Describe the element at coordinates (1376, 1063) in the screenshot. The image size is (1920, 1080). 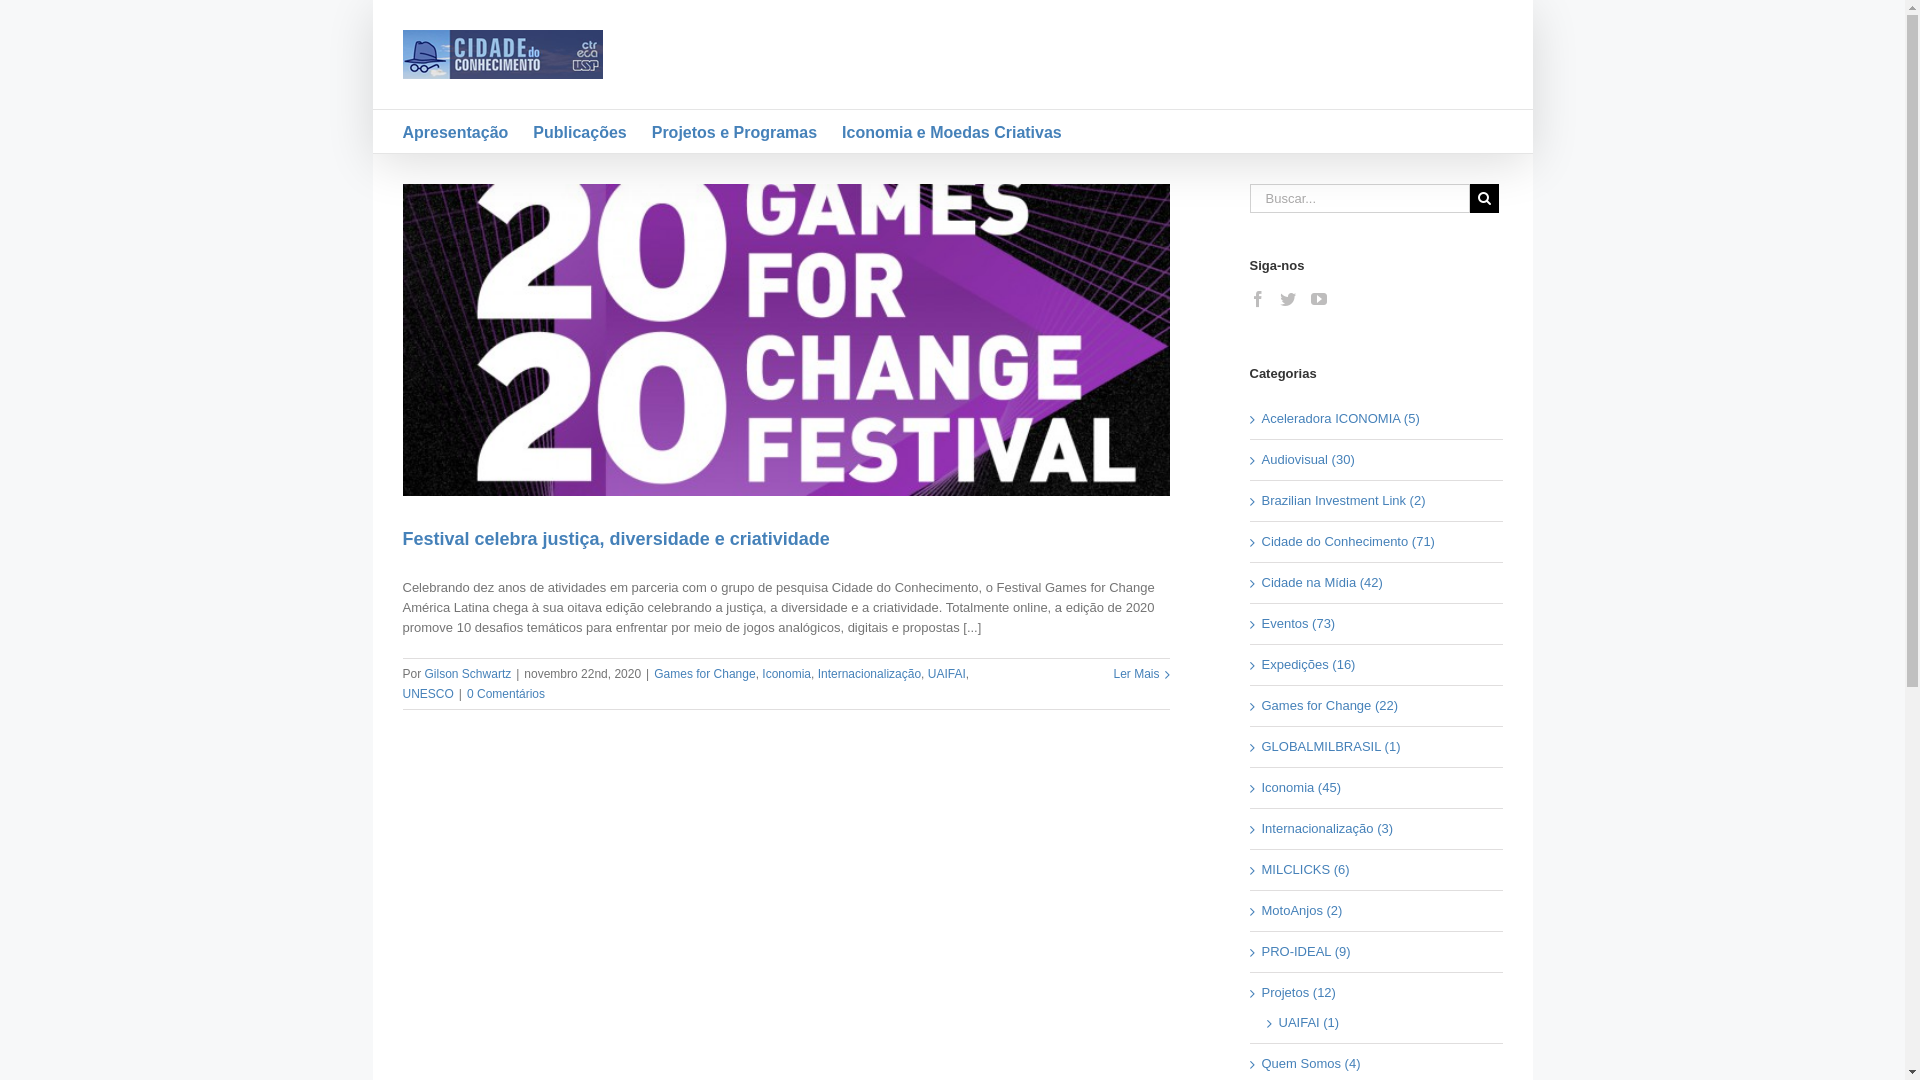
I see `'Quem Somos (4)'` at that location.